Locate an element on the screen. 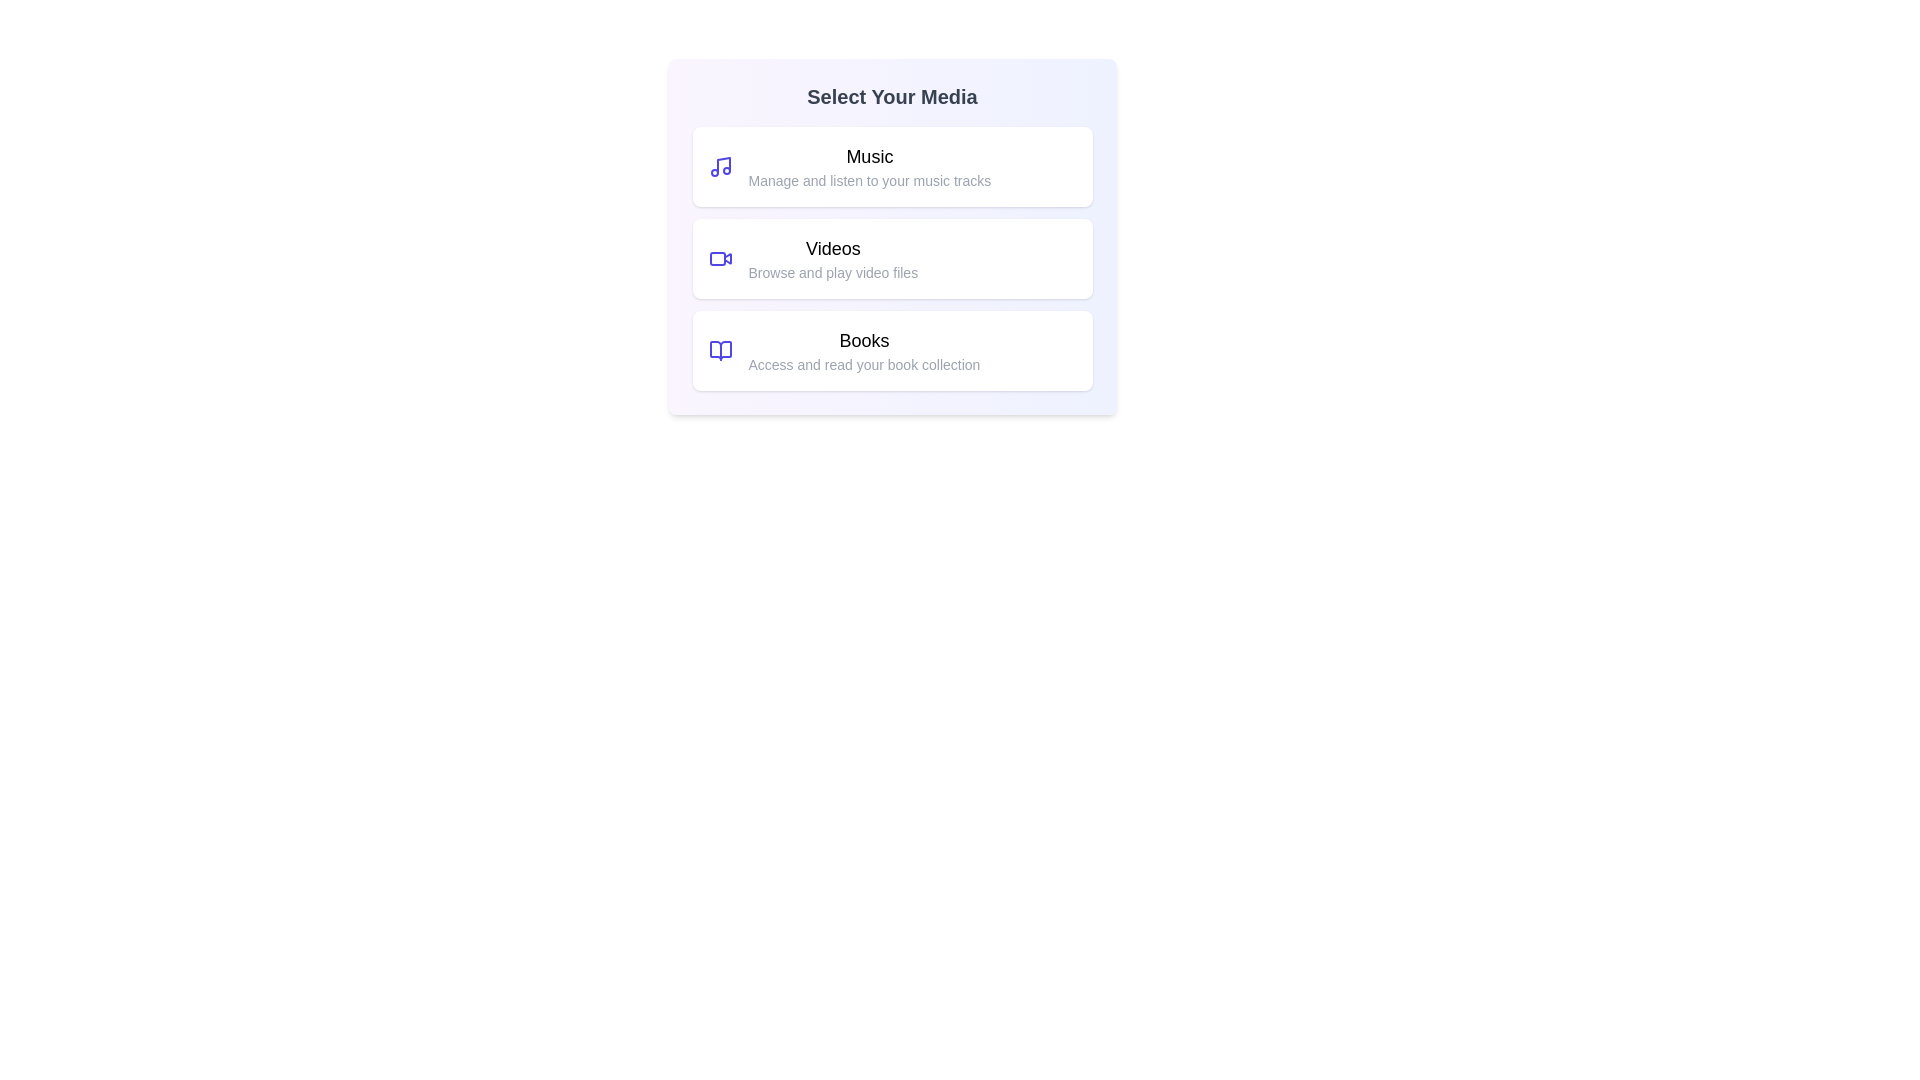 The width and height of the screenshot is (1920, 1080). the media option Books to see the hover effect is located at coordinates (891, 350).